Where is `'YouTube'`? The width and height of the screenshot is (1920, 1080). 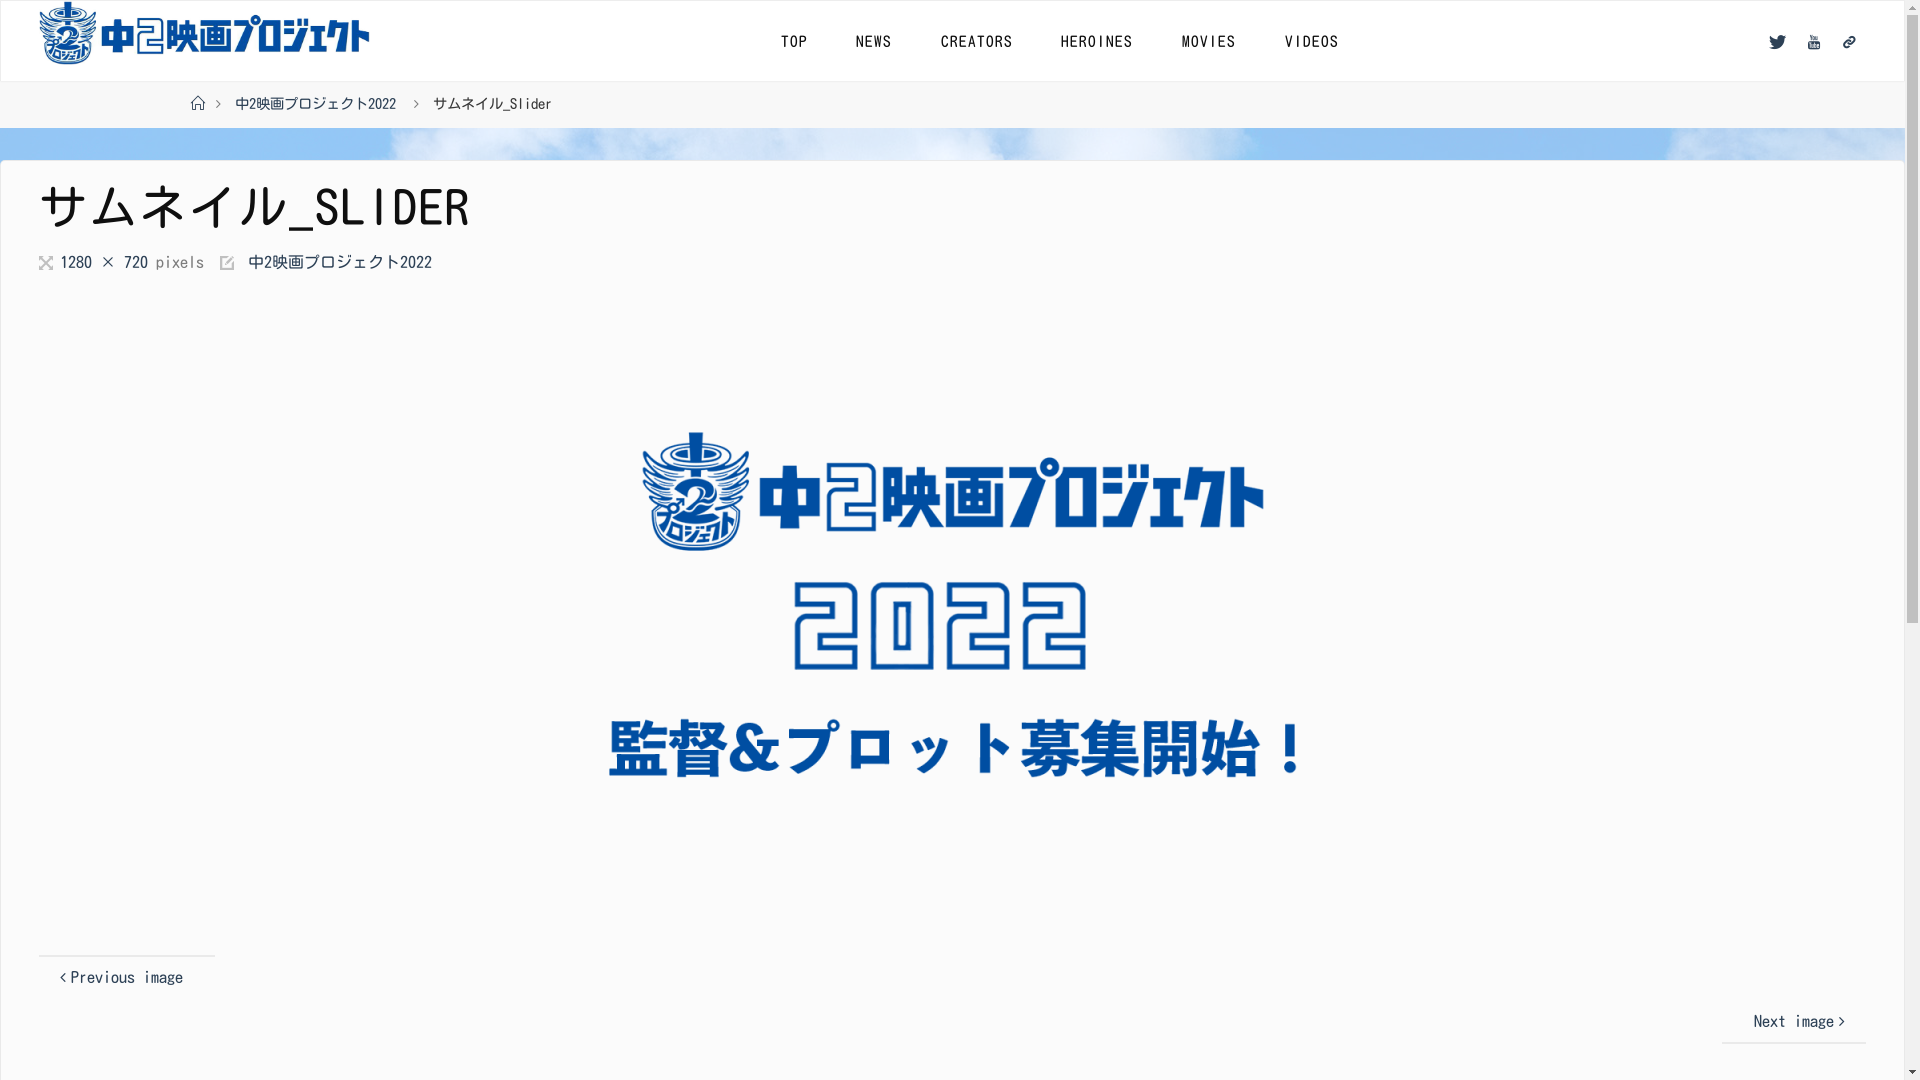
'YouTube' is located at coordinates (1814, 41).